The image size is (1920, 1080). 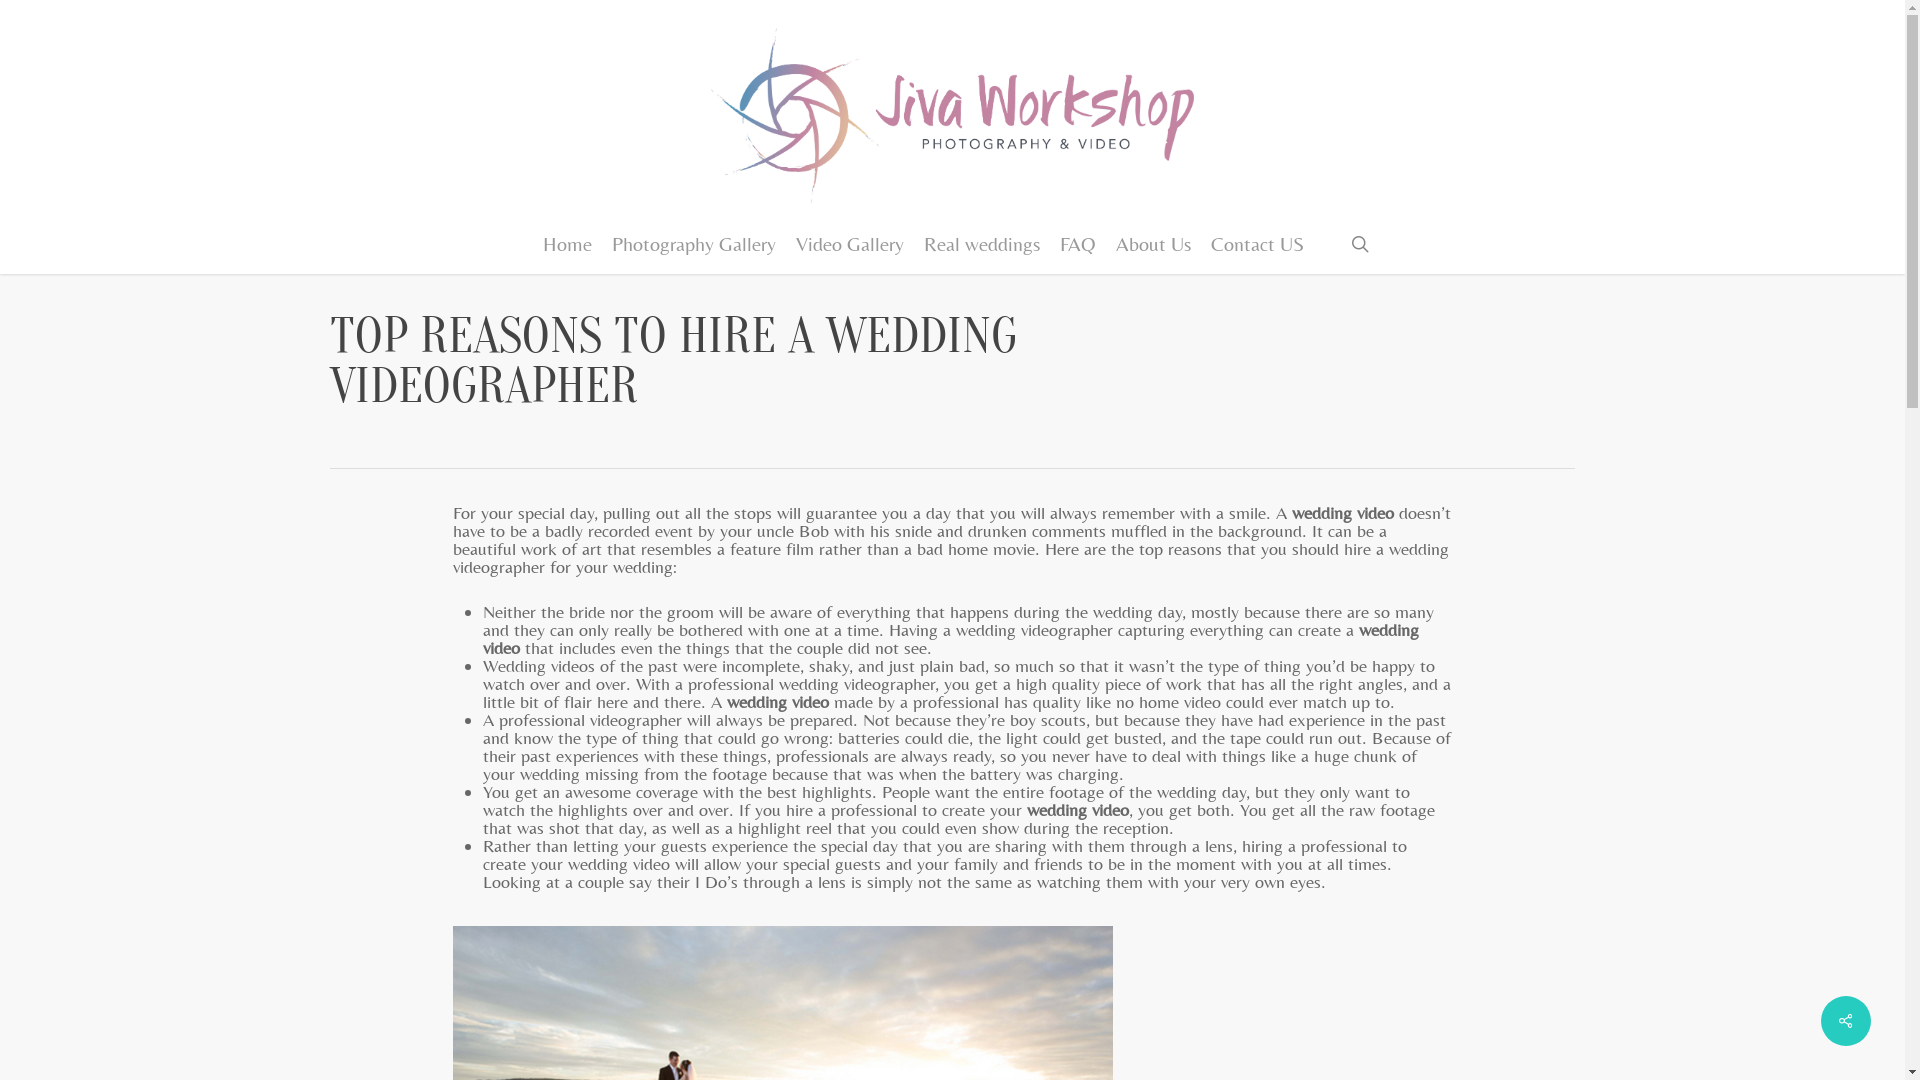 I want to click on 'FAQ', so click(x=1077, y=242).